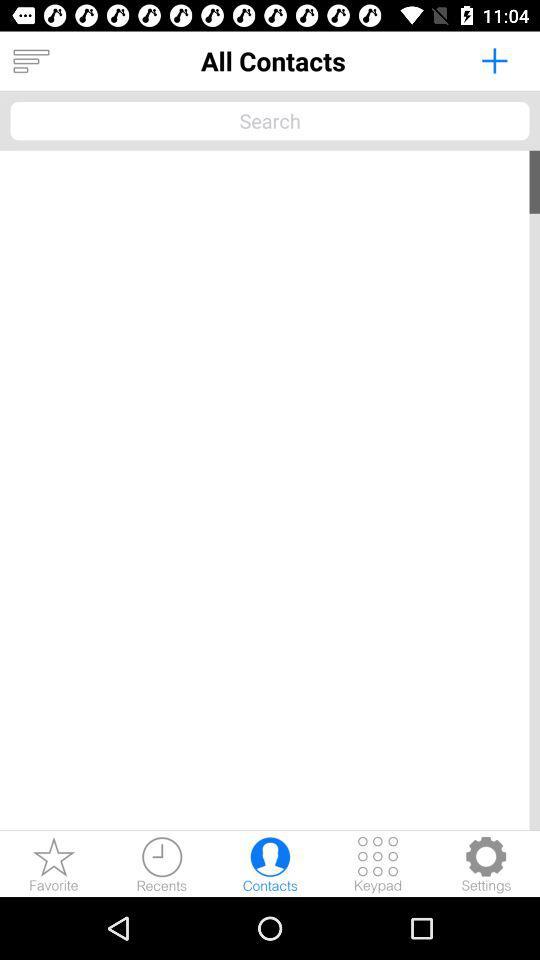  Describe the element at coordinates (270, 863) in the screenshot. I see `the avatar icon` at that location.